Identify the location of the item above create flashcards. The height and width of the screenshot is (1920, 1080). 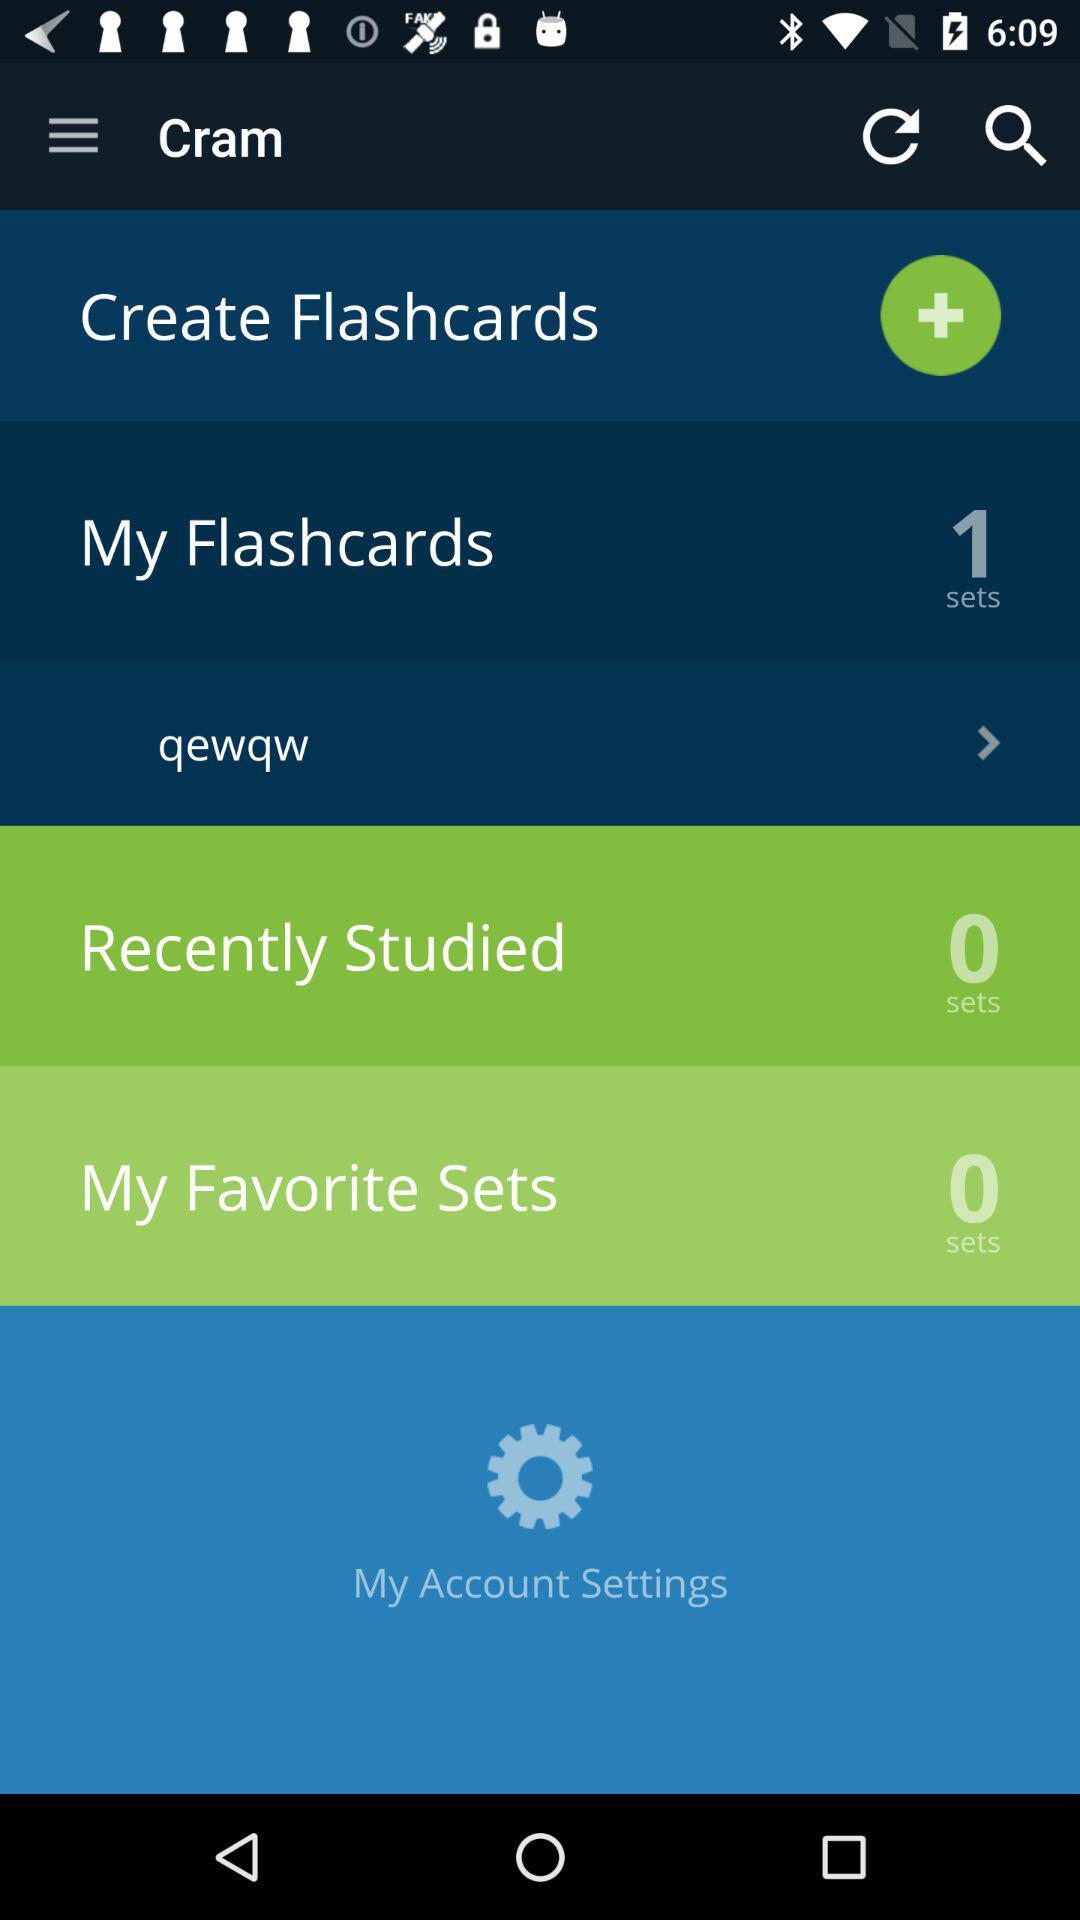
(72, 135).